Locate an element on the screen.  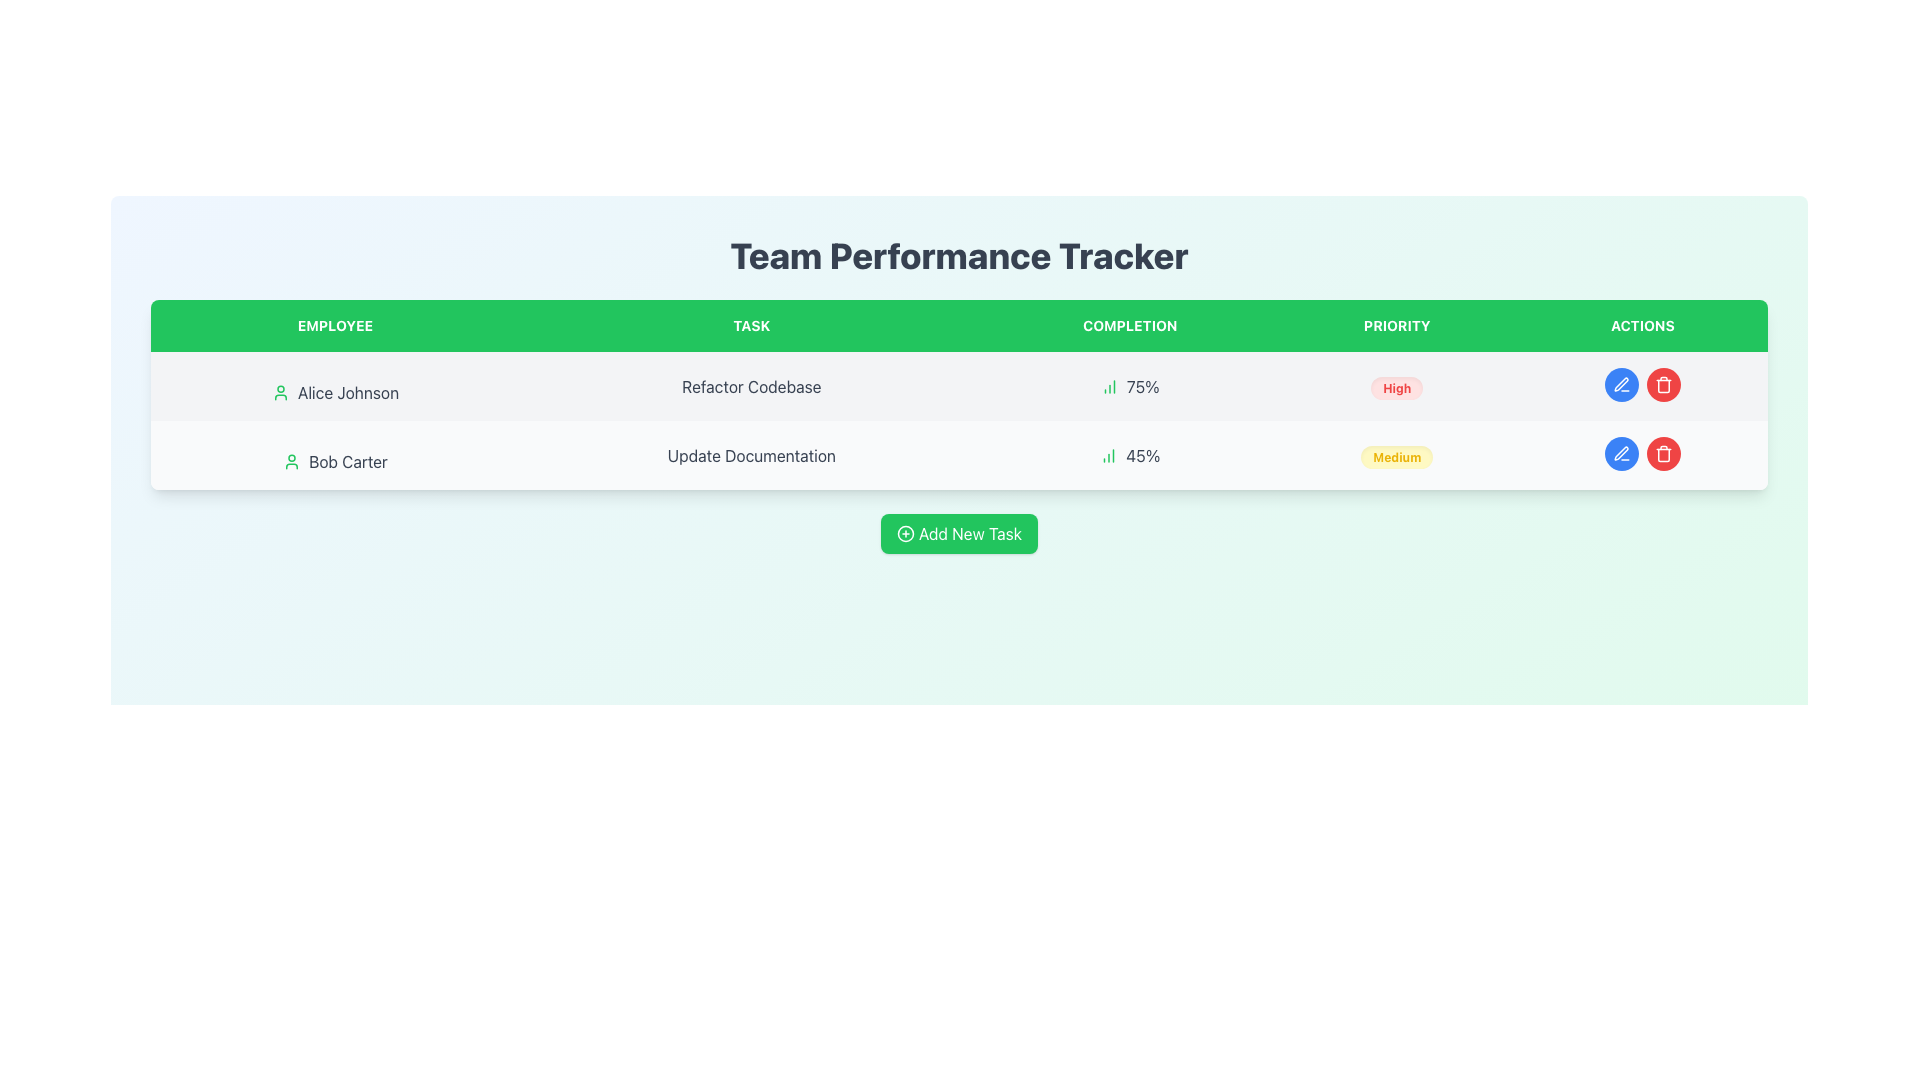
the user profile icon, which is green with rounded edges, located next to the name 'Alice Johnson' in the 'Employee' column of the table is located at coordinates (279, 393).